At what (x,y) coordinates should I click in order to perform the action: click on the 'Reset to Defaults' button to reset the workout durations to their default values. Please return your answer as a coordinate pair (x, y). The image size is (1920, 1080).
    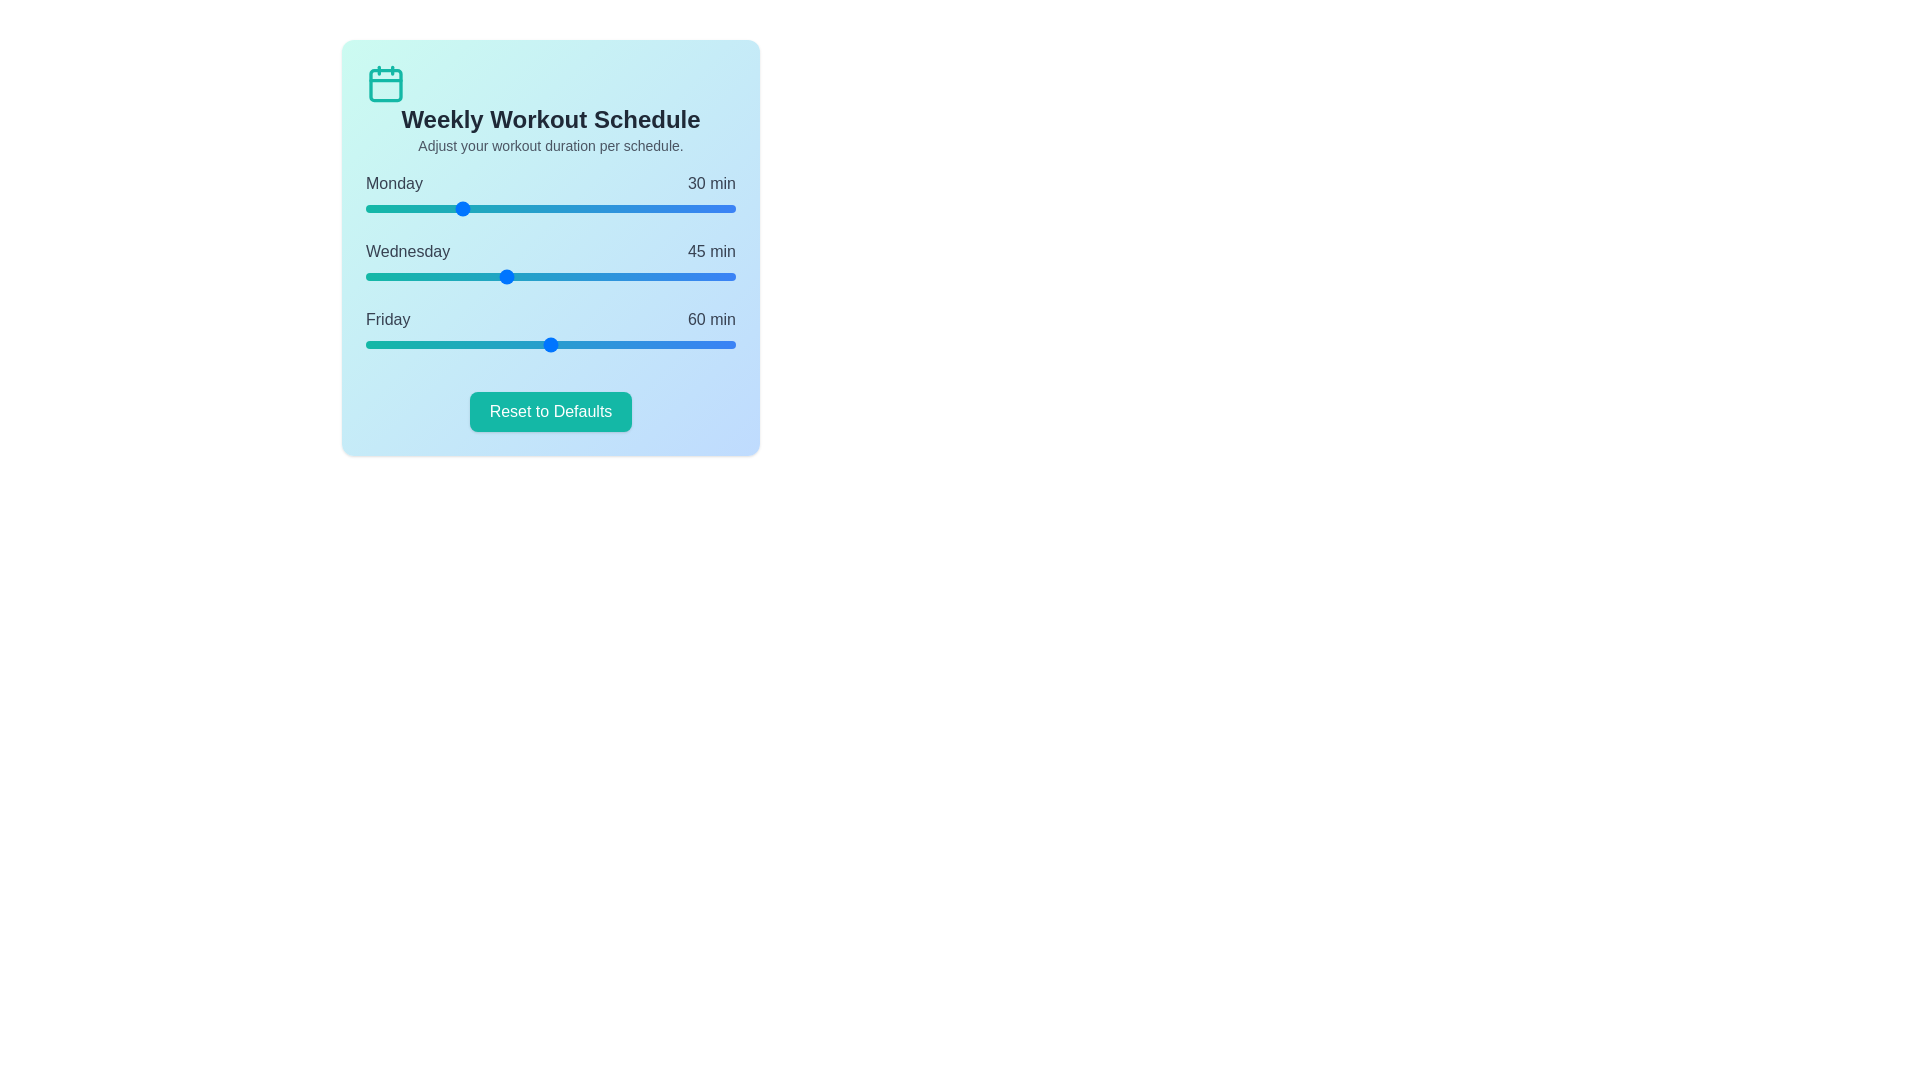
    Looking at the image, I should click on (550, 411).